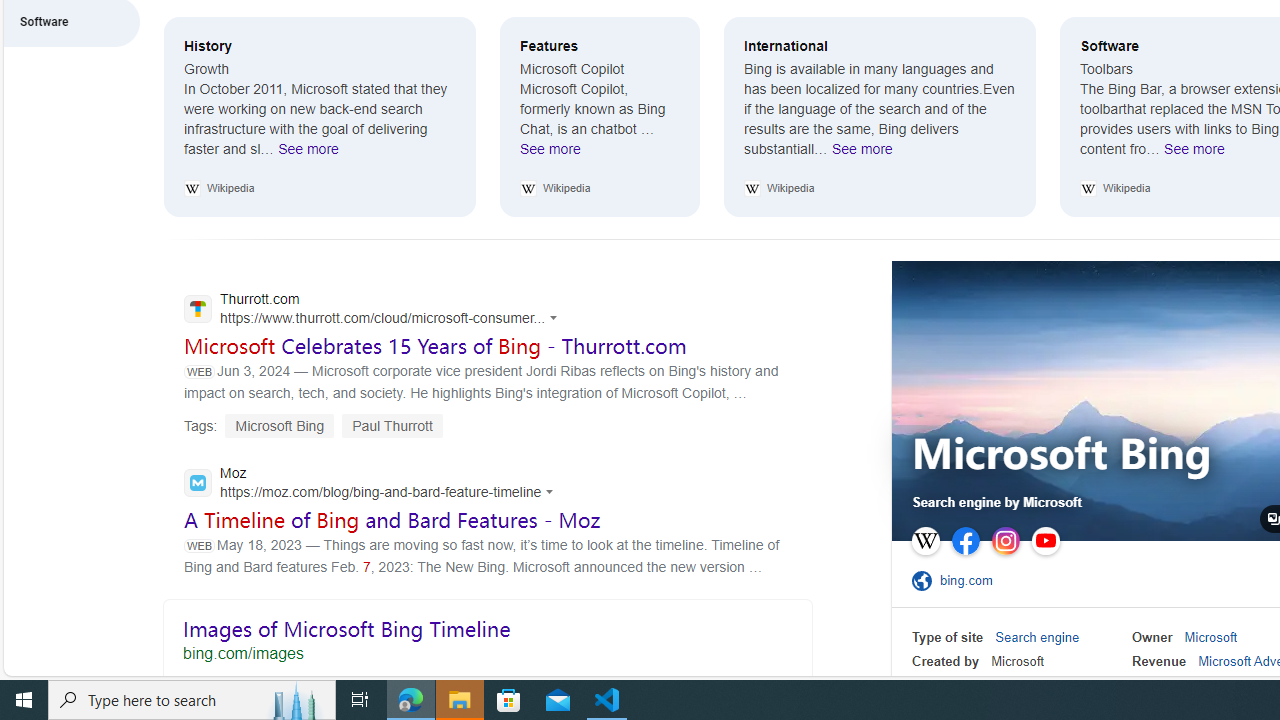  What do you see at coordinates (1060, 456) in the screenshot?
I see `'Microsoft Bing'` at bounding box center [1060, 456].